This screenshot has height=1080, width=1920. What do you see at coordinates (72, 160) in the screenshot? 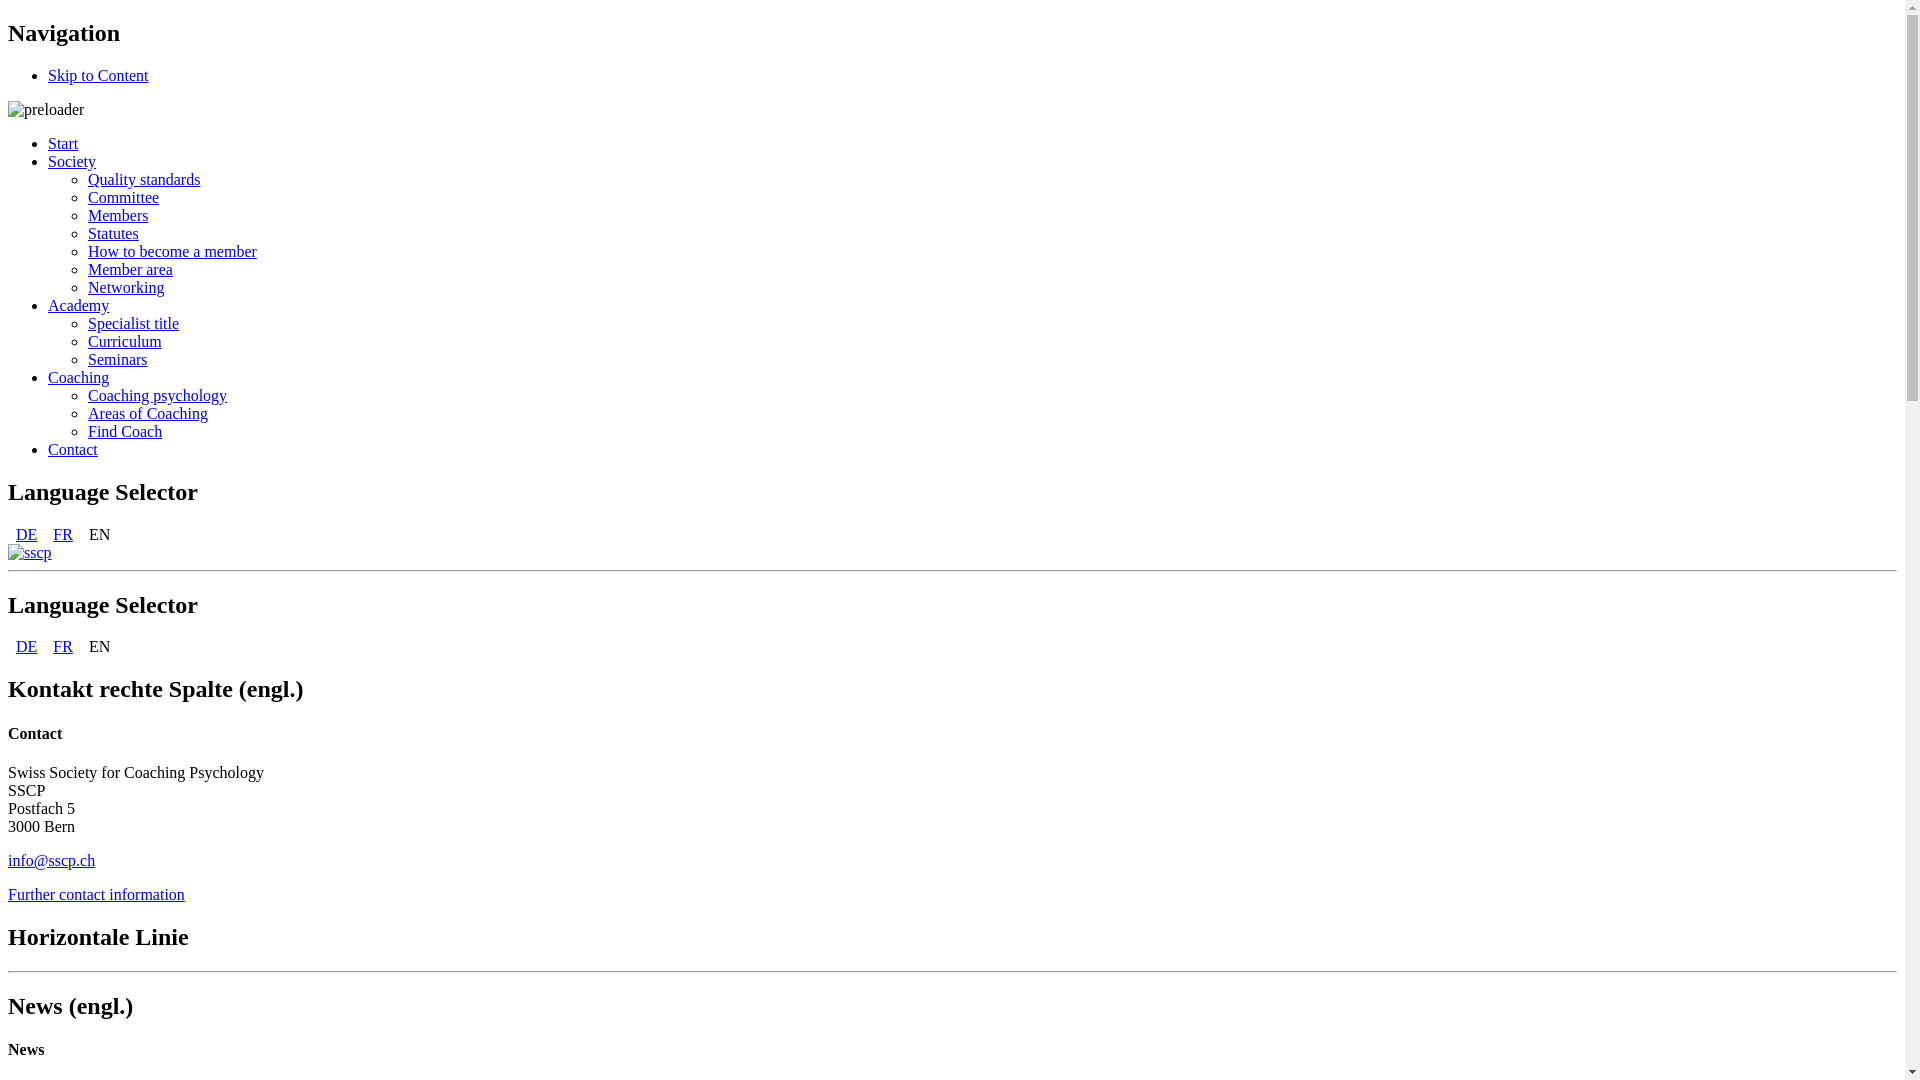
I see `'Society'` at bounding box center [72, 160].